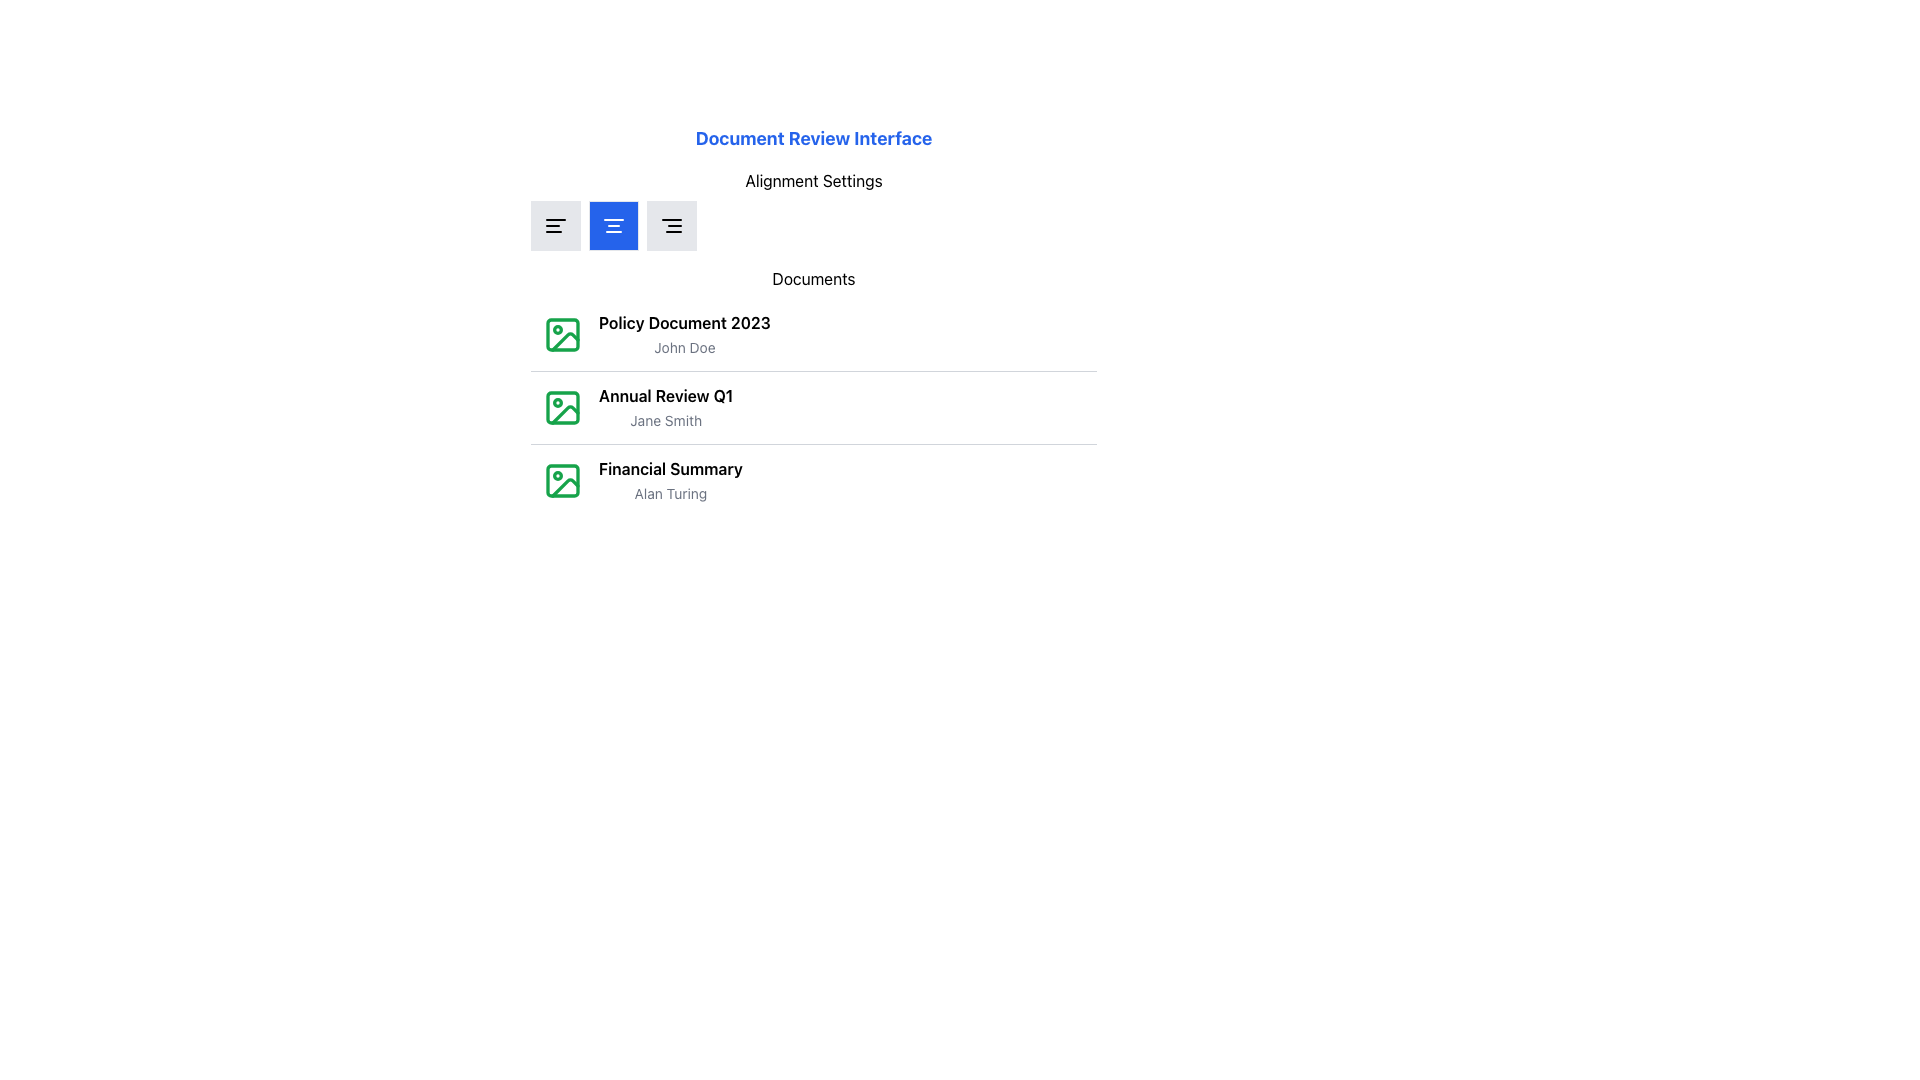 Image resolution: width=1920 pixels, height=1080 pixels. What do you see at coordinates (814, 137) in the screenshot?
I see `the text label that serves as the title for the page or section, located at the top of the content area above the 'Alignment Settings' heading` at bounding box center [814, 137].